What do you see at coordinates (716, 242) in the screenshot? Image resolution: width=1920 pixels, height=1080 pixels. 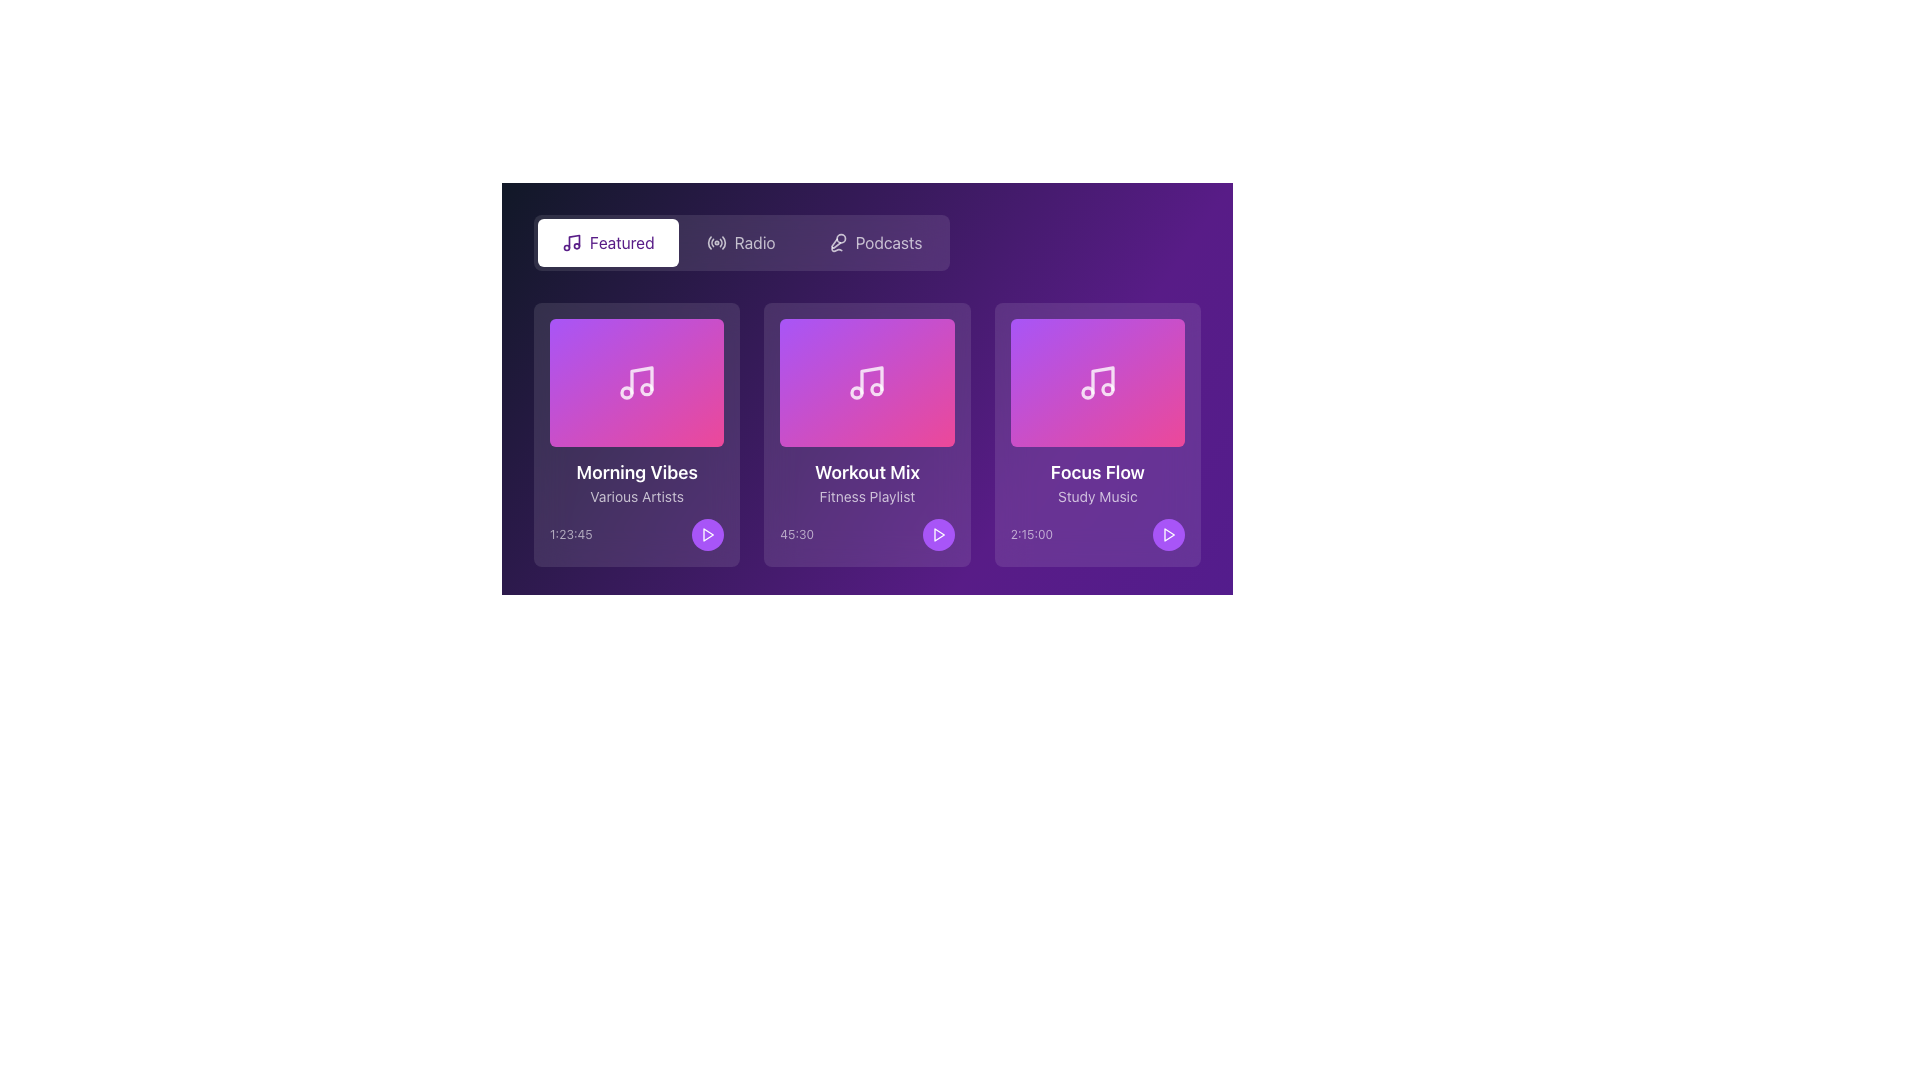 I see `the 'Radio' icon located on the top navigation bar, positioned between the 'Featured' and 'Podcasts' buttons` at bounding box center [716, 242].